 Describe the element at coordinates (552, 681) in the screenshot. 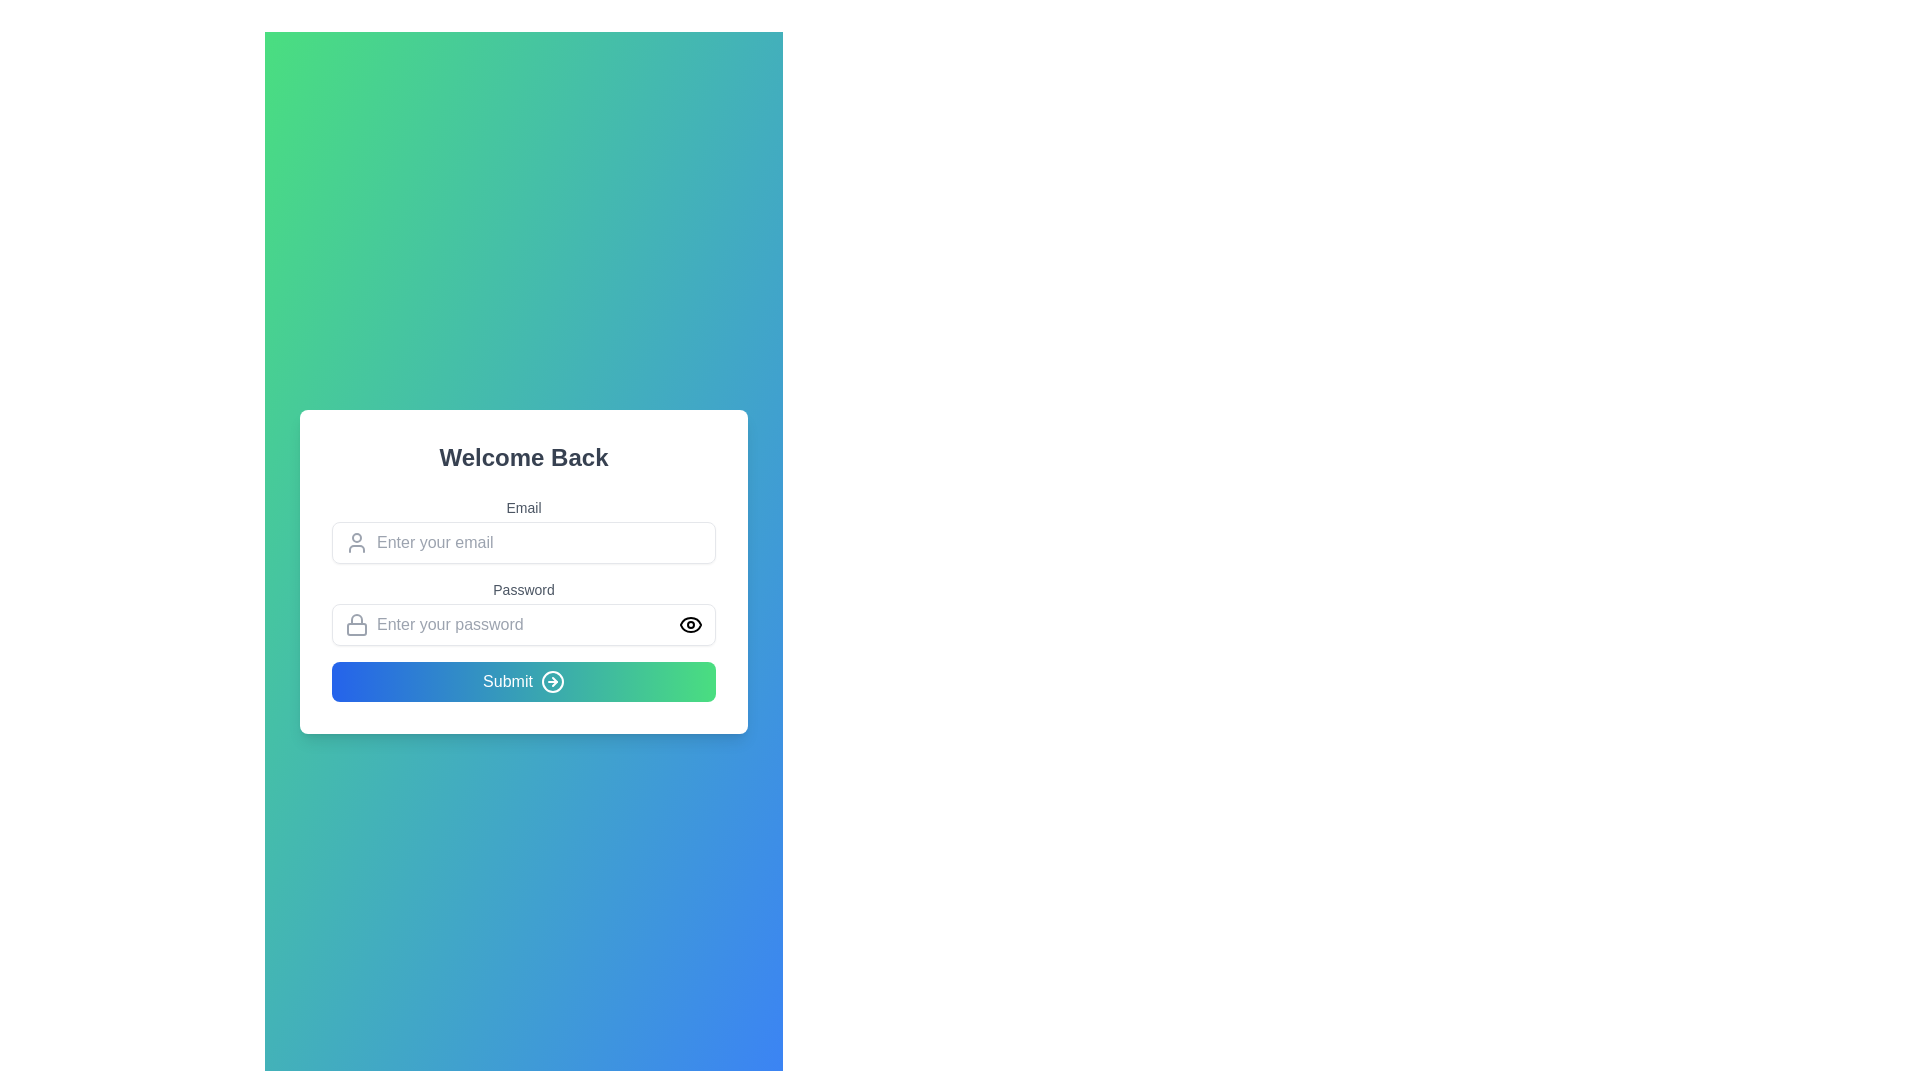

I see `the circular arrow icon pointing to the right located within the 'Submit' button for visual feedback` at that location.